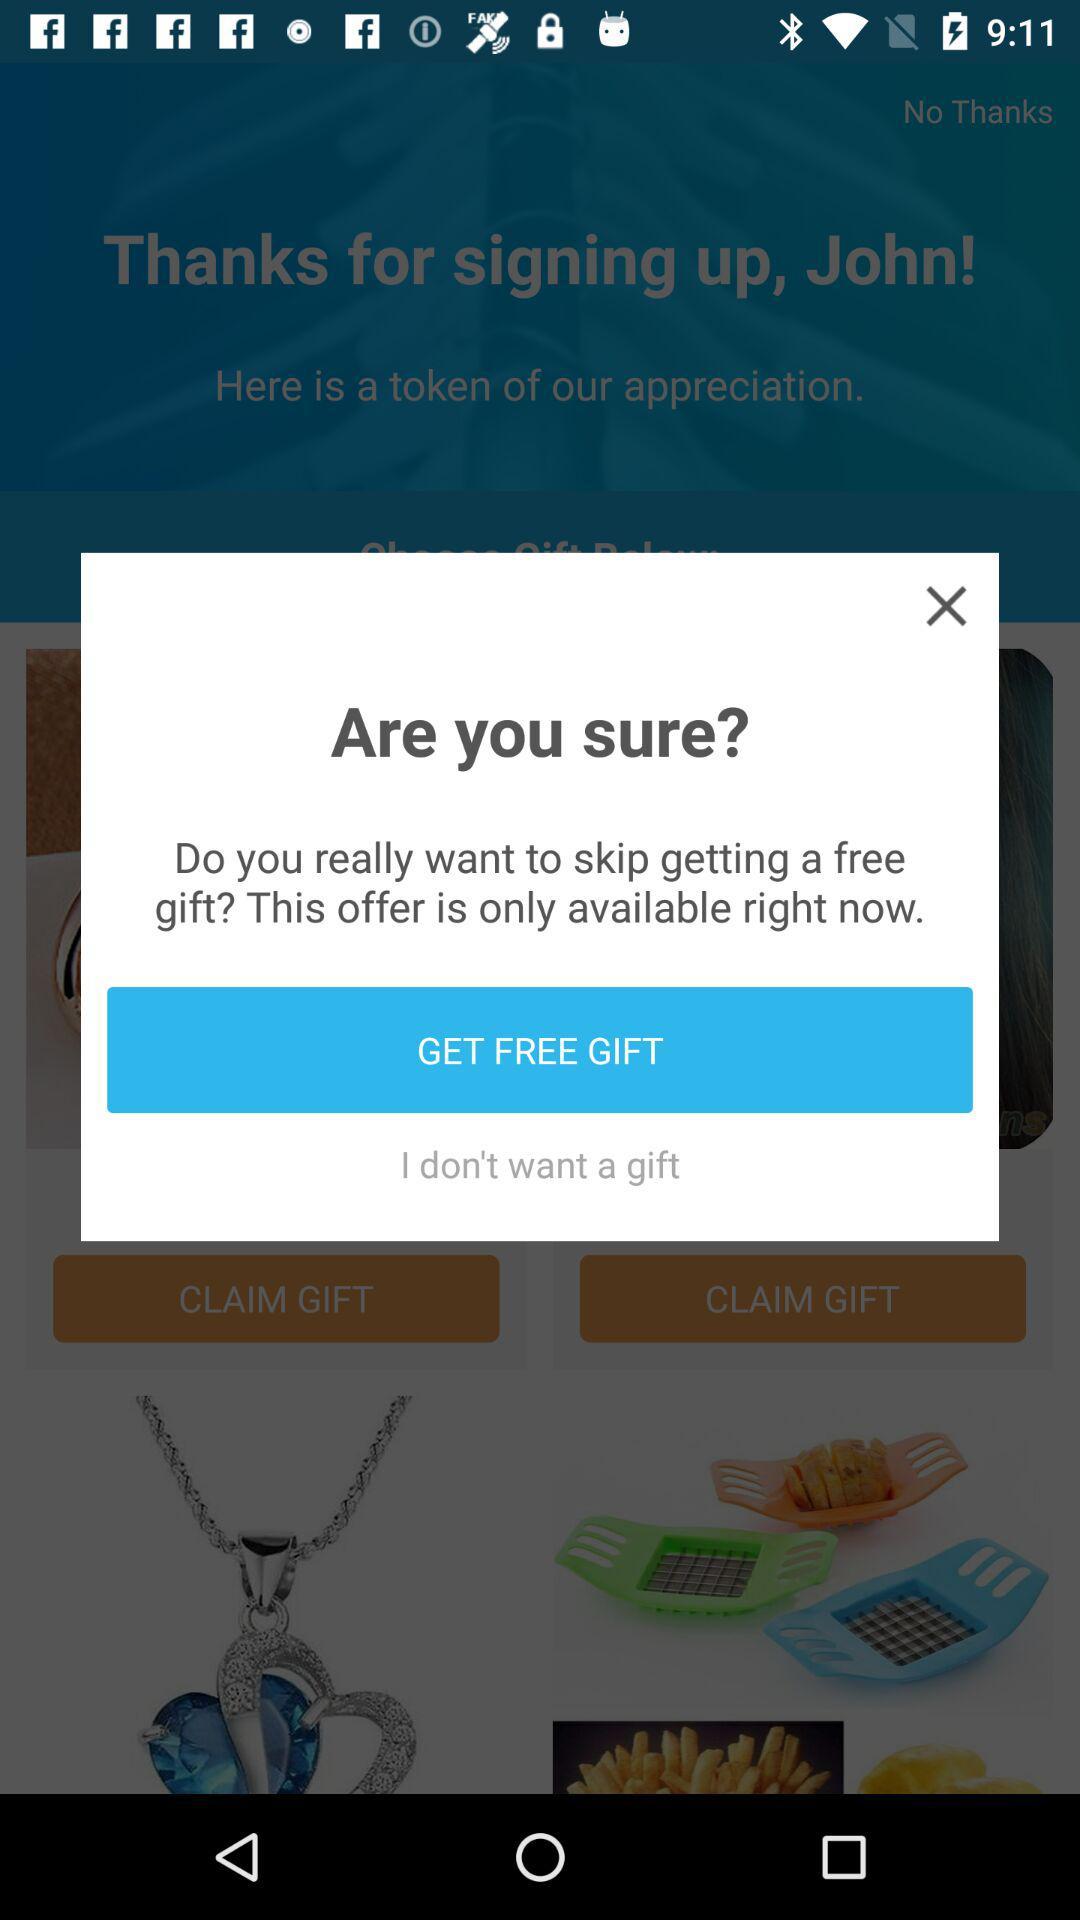 This screenshot has width=1080, height=1920. Describe the element at coordinates (945, 604) in the screenshot. I see `close` at that location.